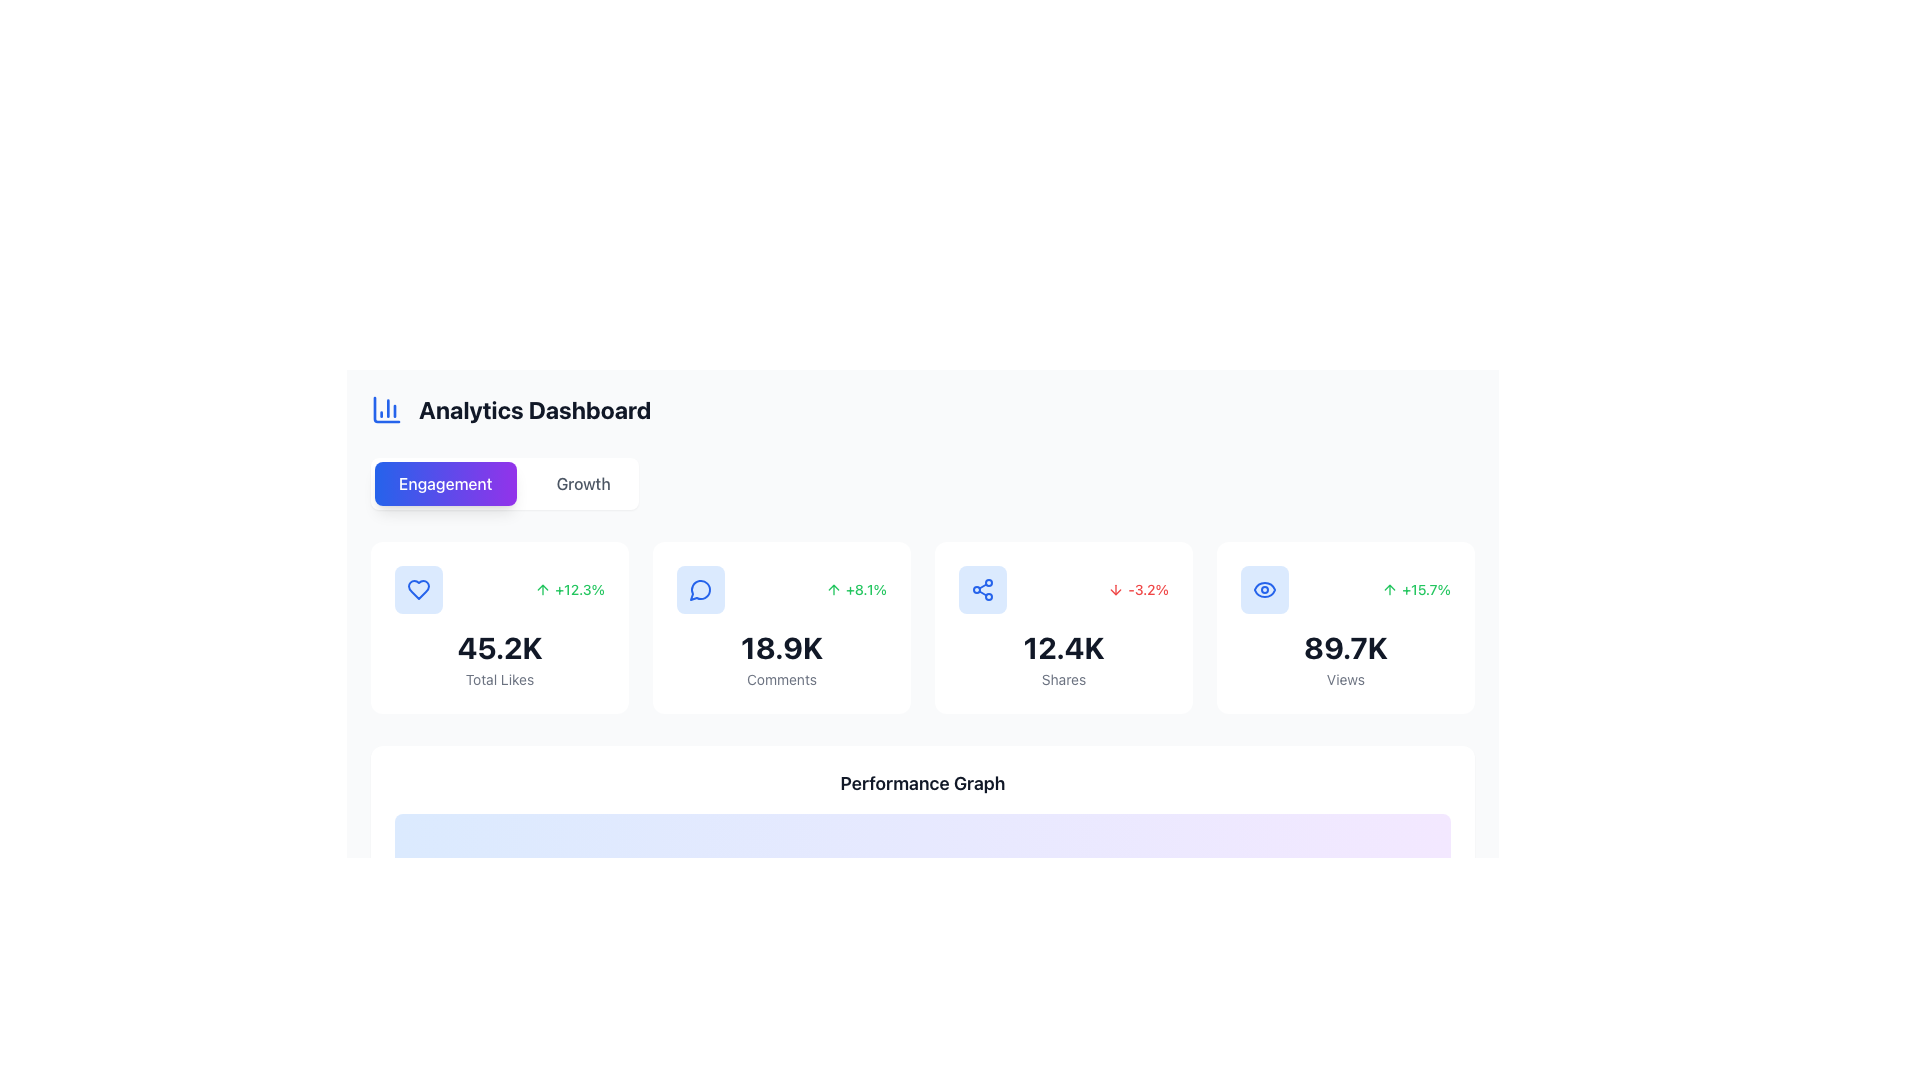 The image size is (1920, 1080). What do you see at coordinates (417, 589) in the screenshot?
I see `the blue heart-shaped icon with a curved line pattern in the Engagement section of the Analytics Dashboard` at bounding box center [417, 589].